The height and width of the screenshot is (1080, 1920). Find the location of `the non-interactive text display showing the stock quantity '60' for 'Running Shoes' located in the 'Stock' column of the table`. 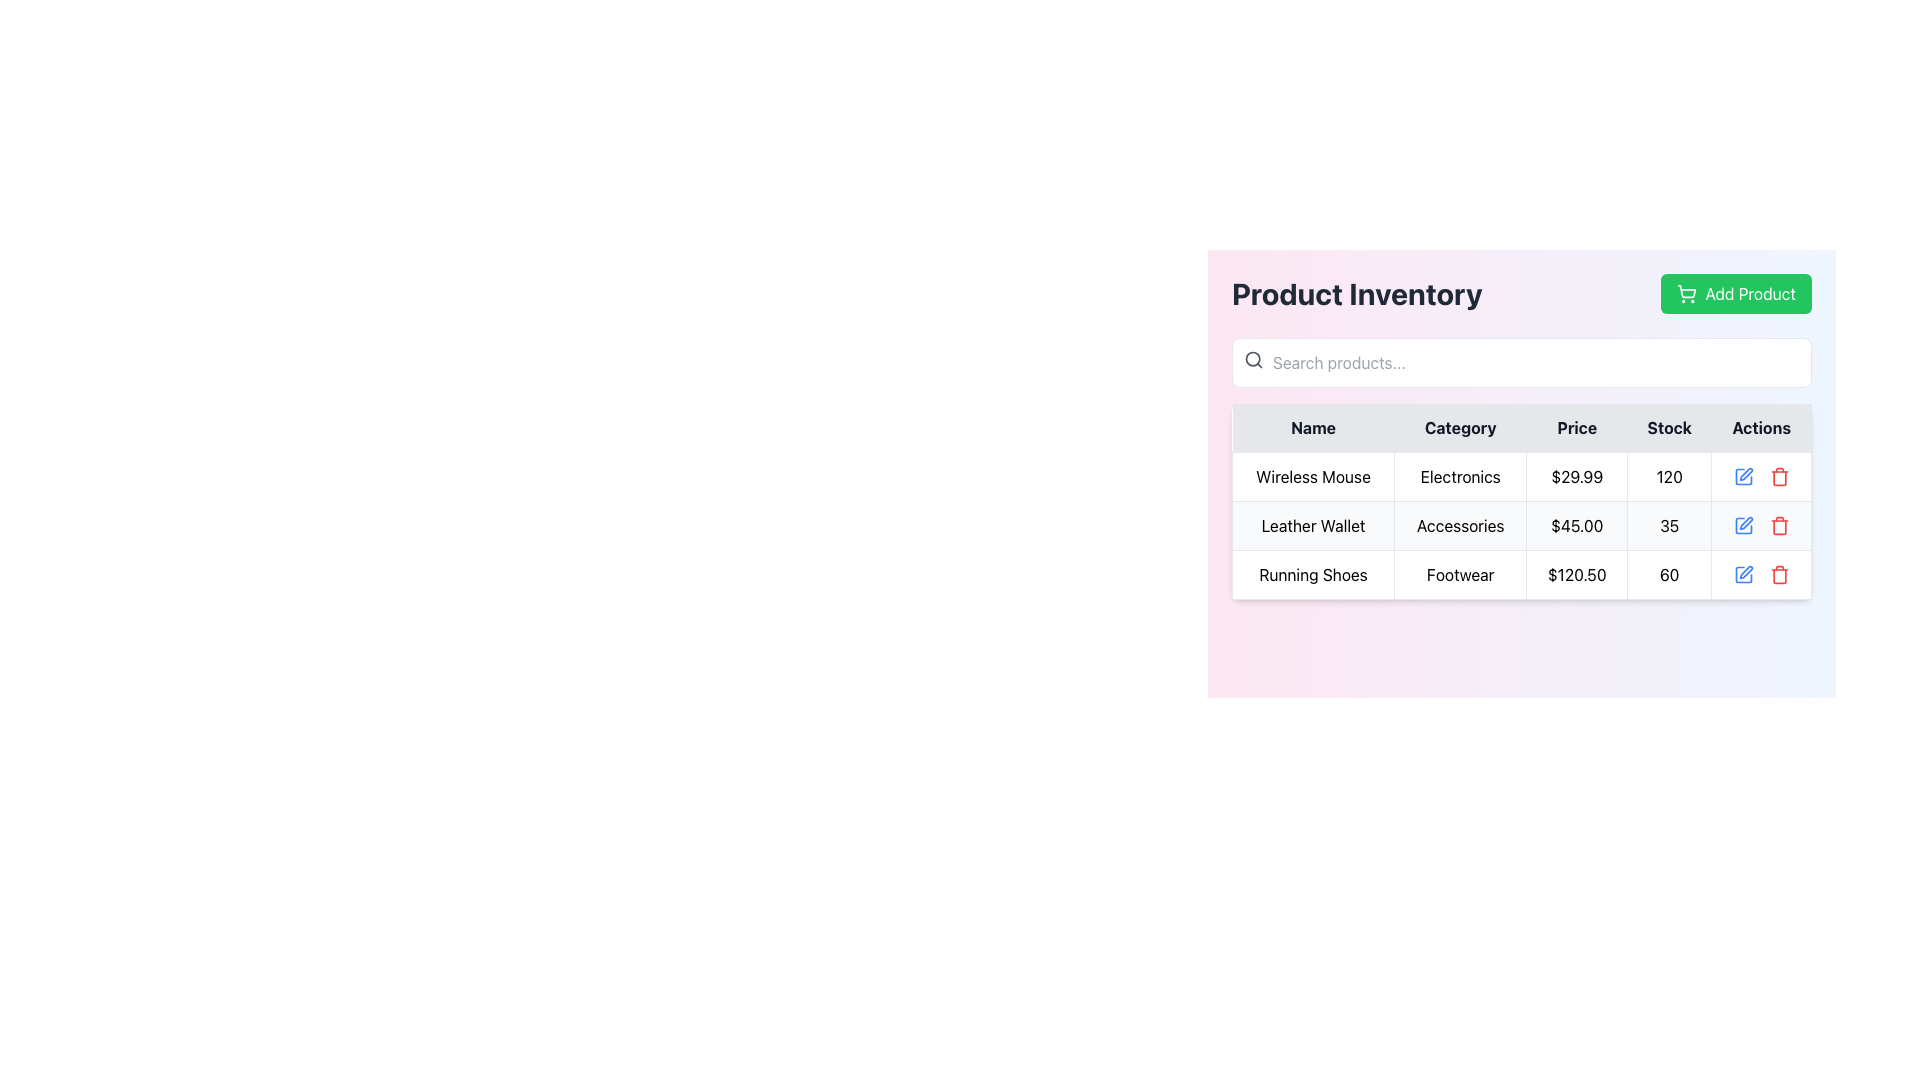

the non-interactive text display showing the stock quantity '60' for 'Running Shoes' located in the 'Stock' column of the table is located at coordinates (1669, 574).